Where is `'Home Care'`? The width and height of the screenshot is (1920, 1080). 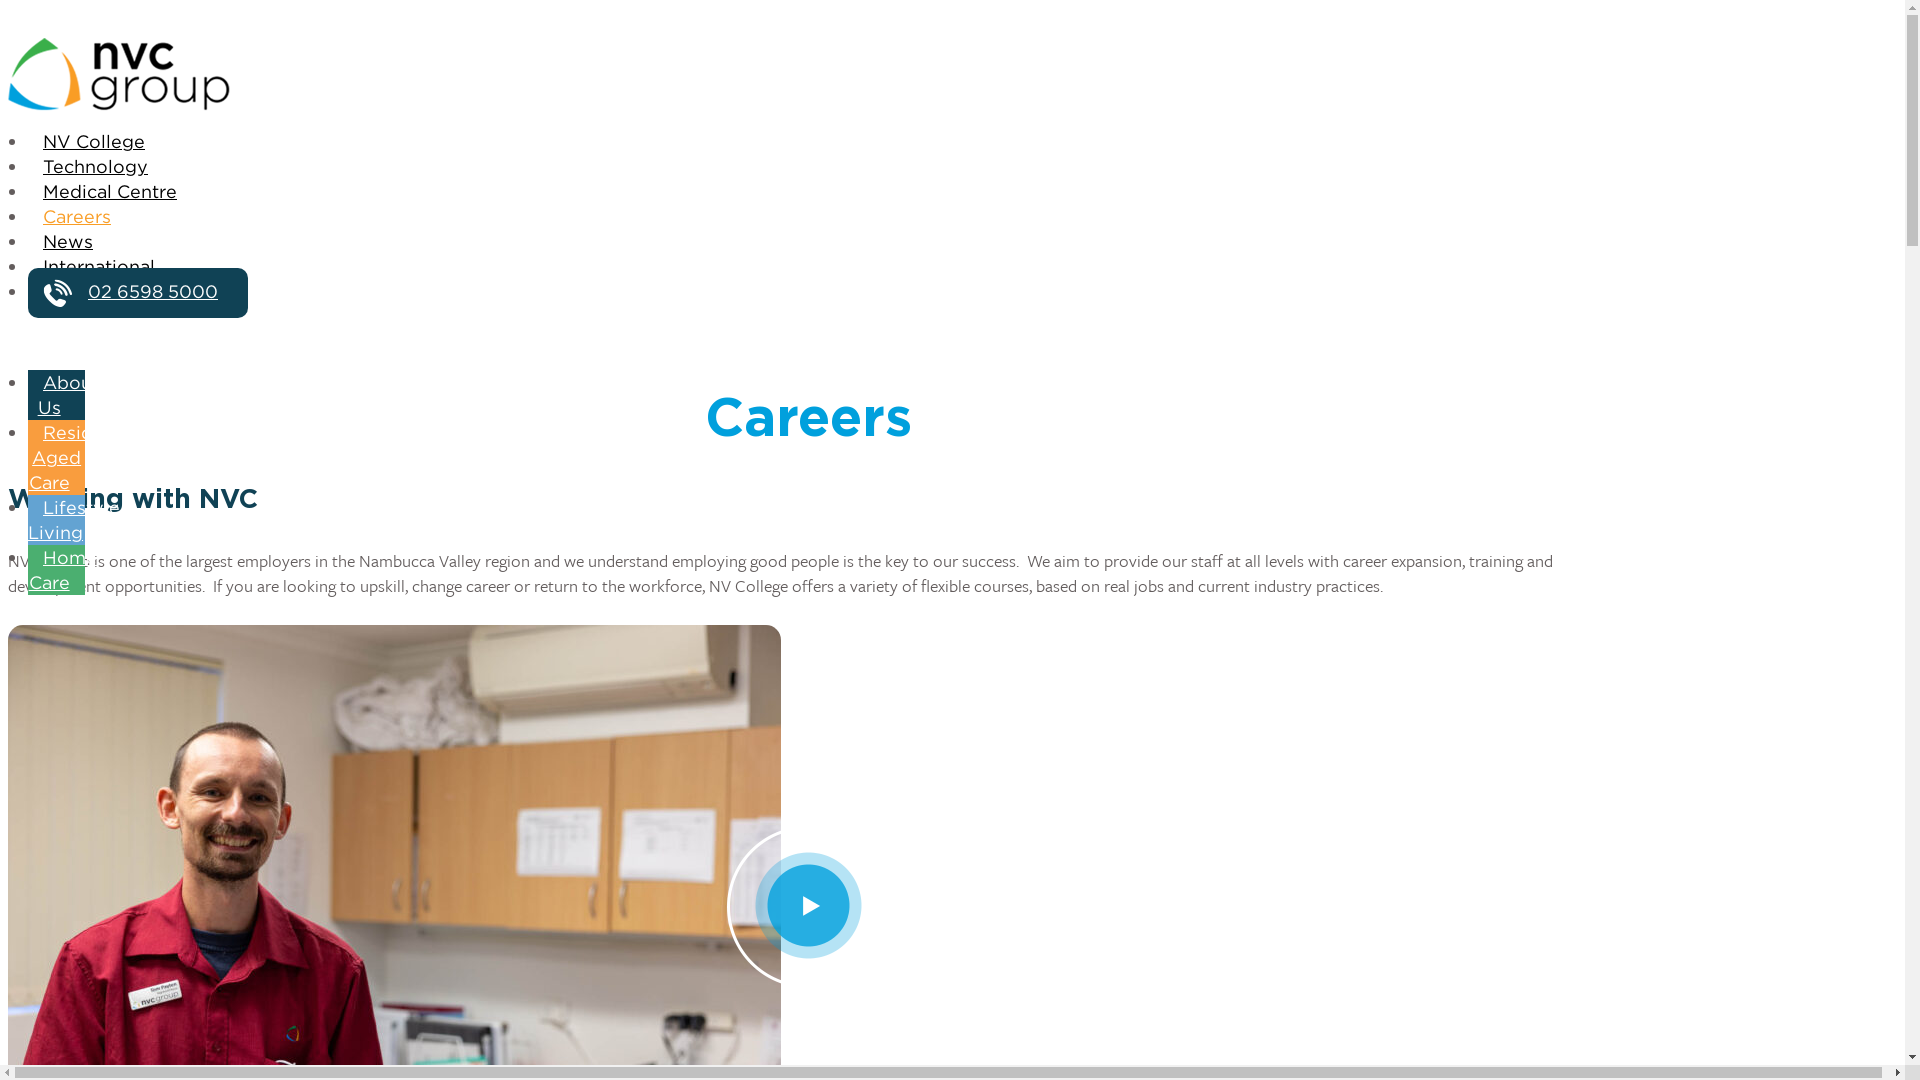 'Home Care' is located at coordinates (62, 571).